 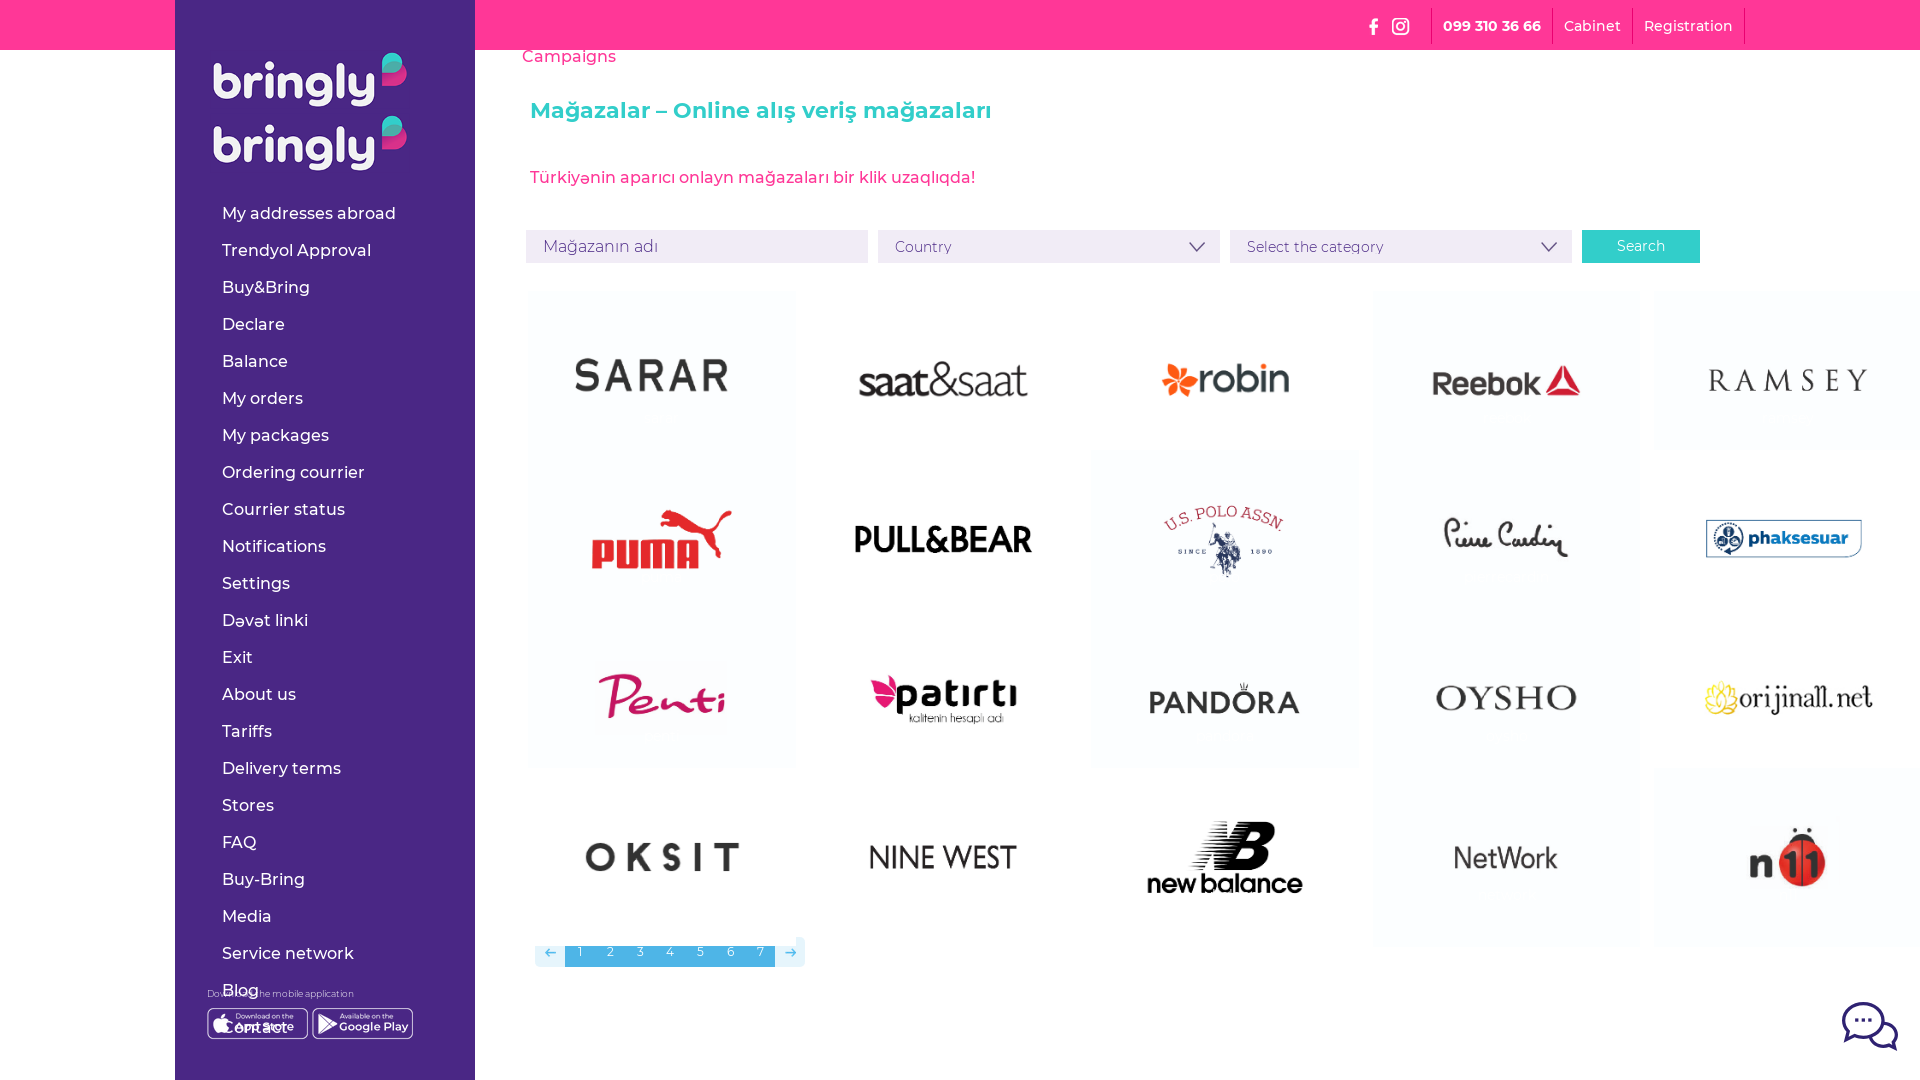 I want to click on 'Blog', so click(x=240, y=990).